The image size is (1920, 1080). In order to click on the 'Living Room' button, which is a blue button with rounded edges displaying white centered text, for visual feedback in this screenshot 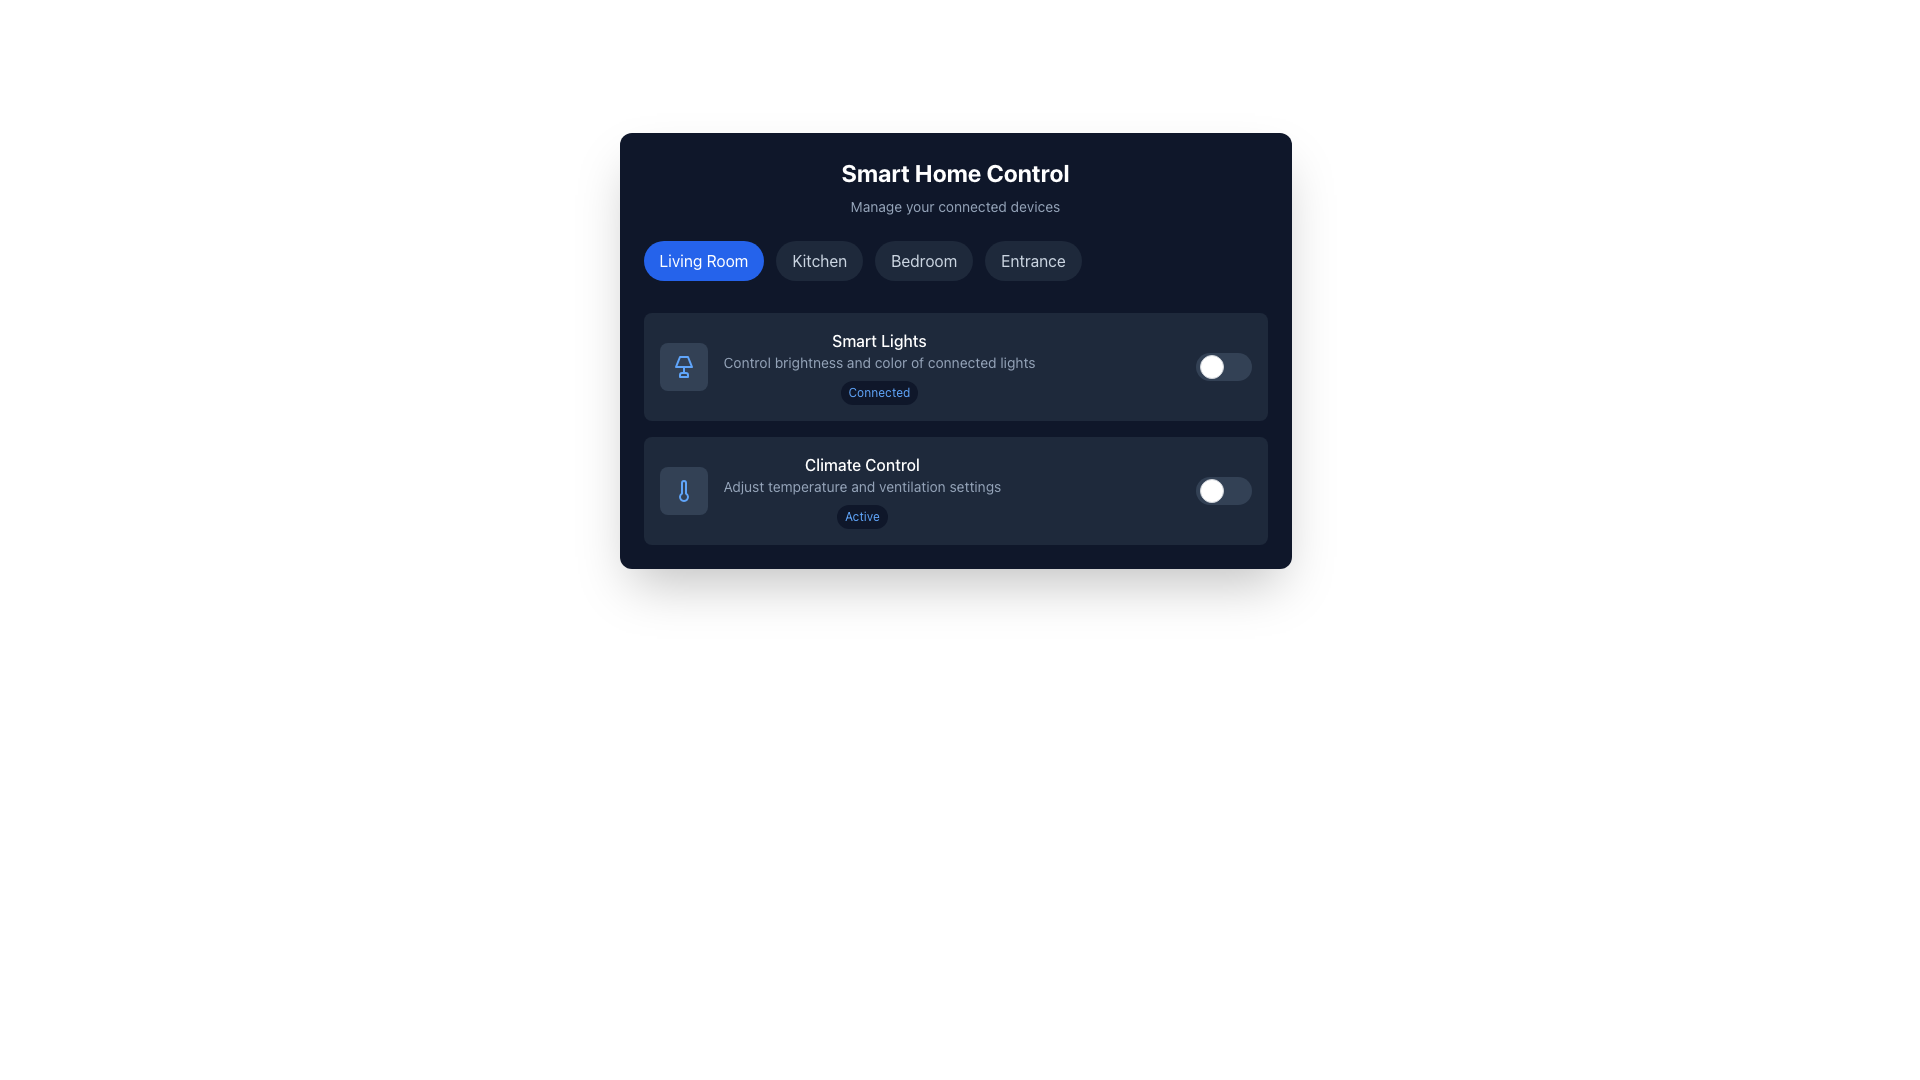, I will do `click(703, 260)`.